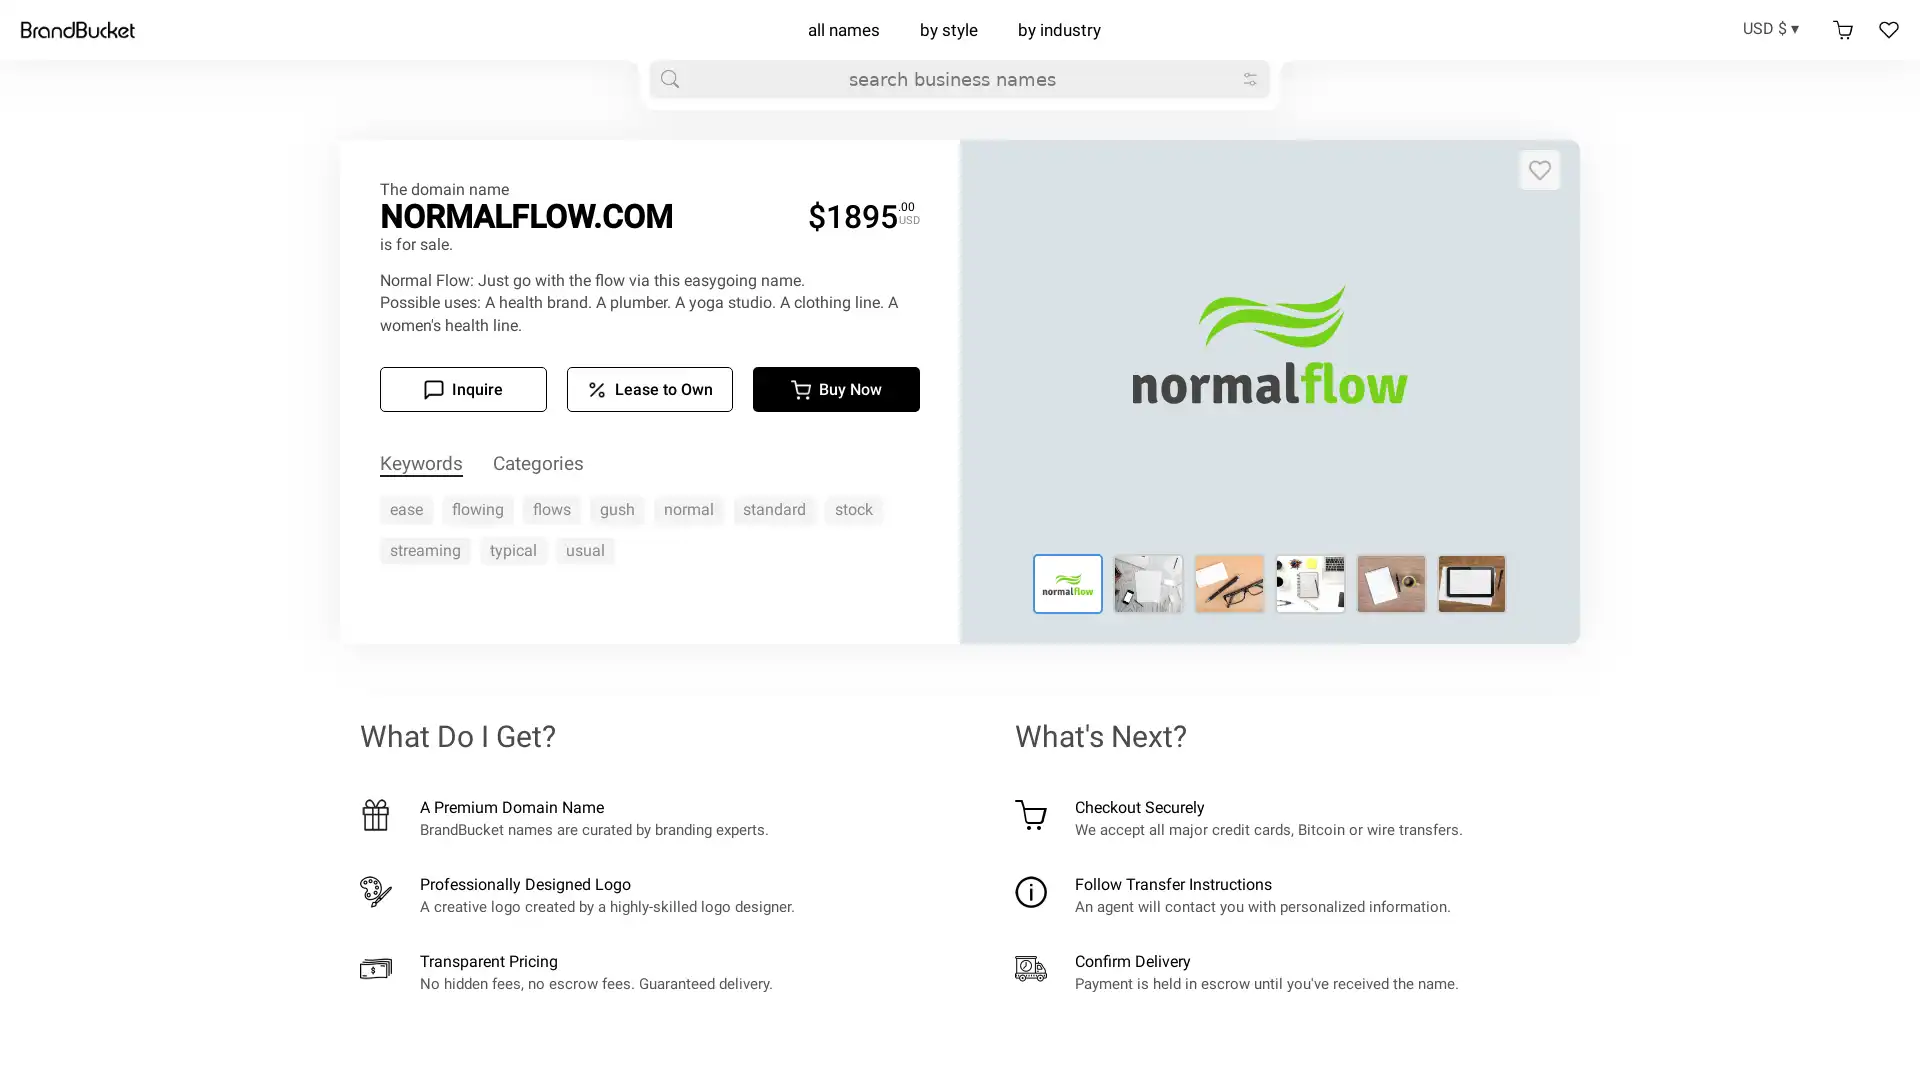 The width and height of the screenshot is (1920, 1080). What do you see at coordinates (1842, 30) in the screenshot?
I see `Shopping cart Shopping cart` at bounding box center [1842, 30].